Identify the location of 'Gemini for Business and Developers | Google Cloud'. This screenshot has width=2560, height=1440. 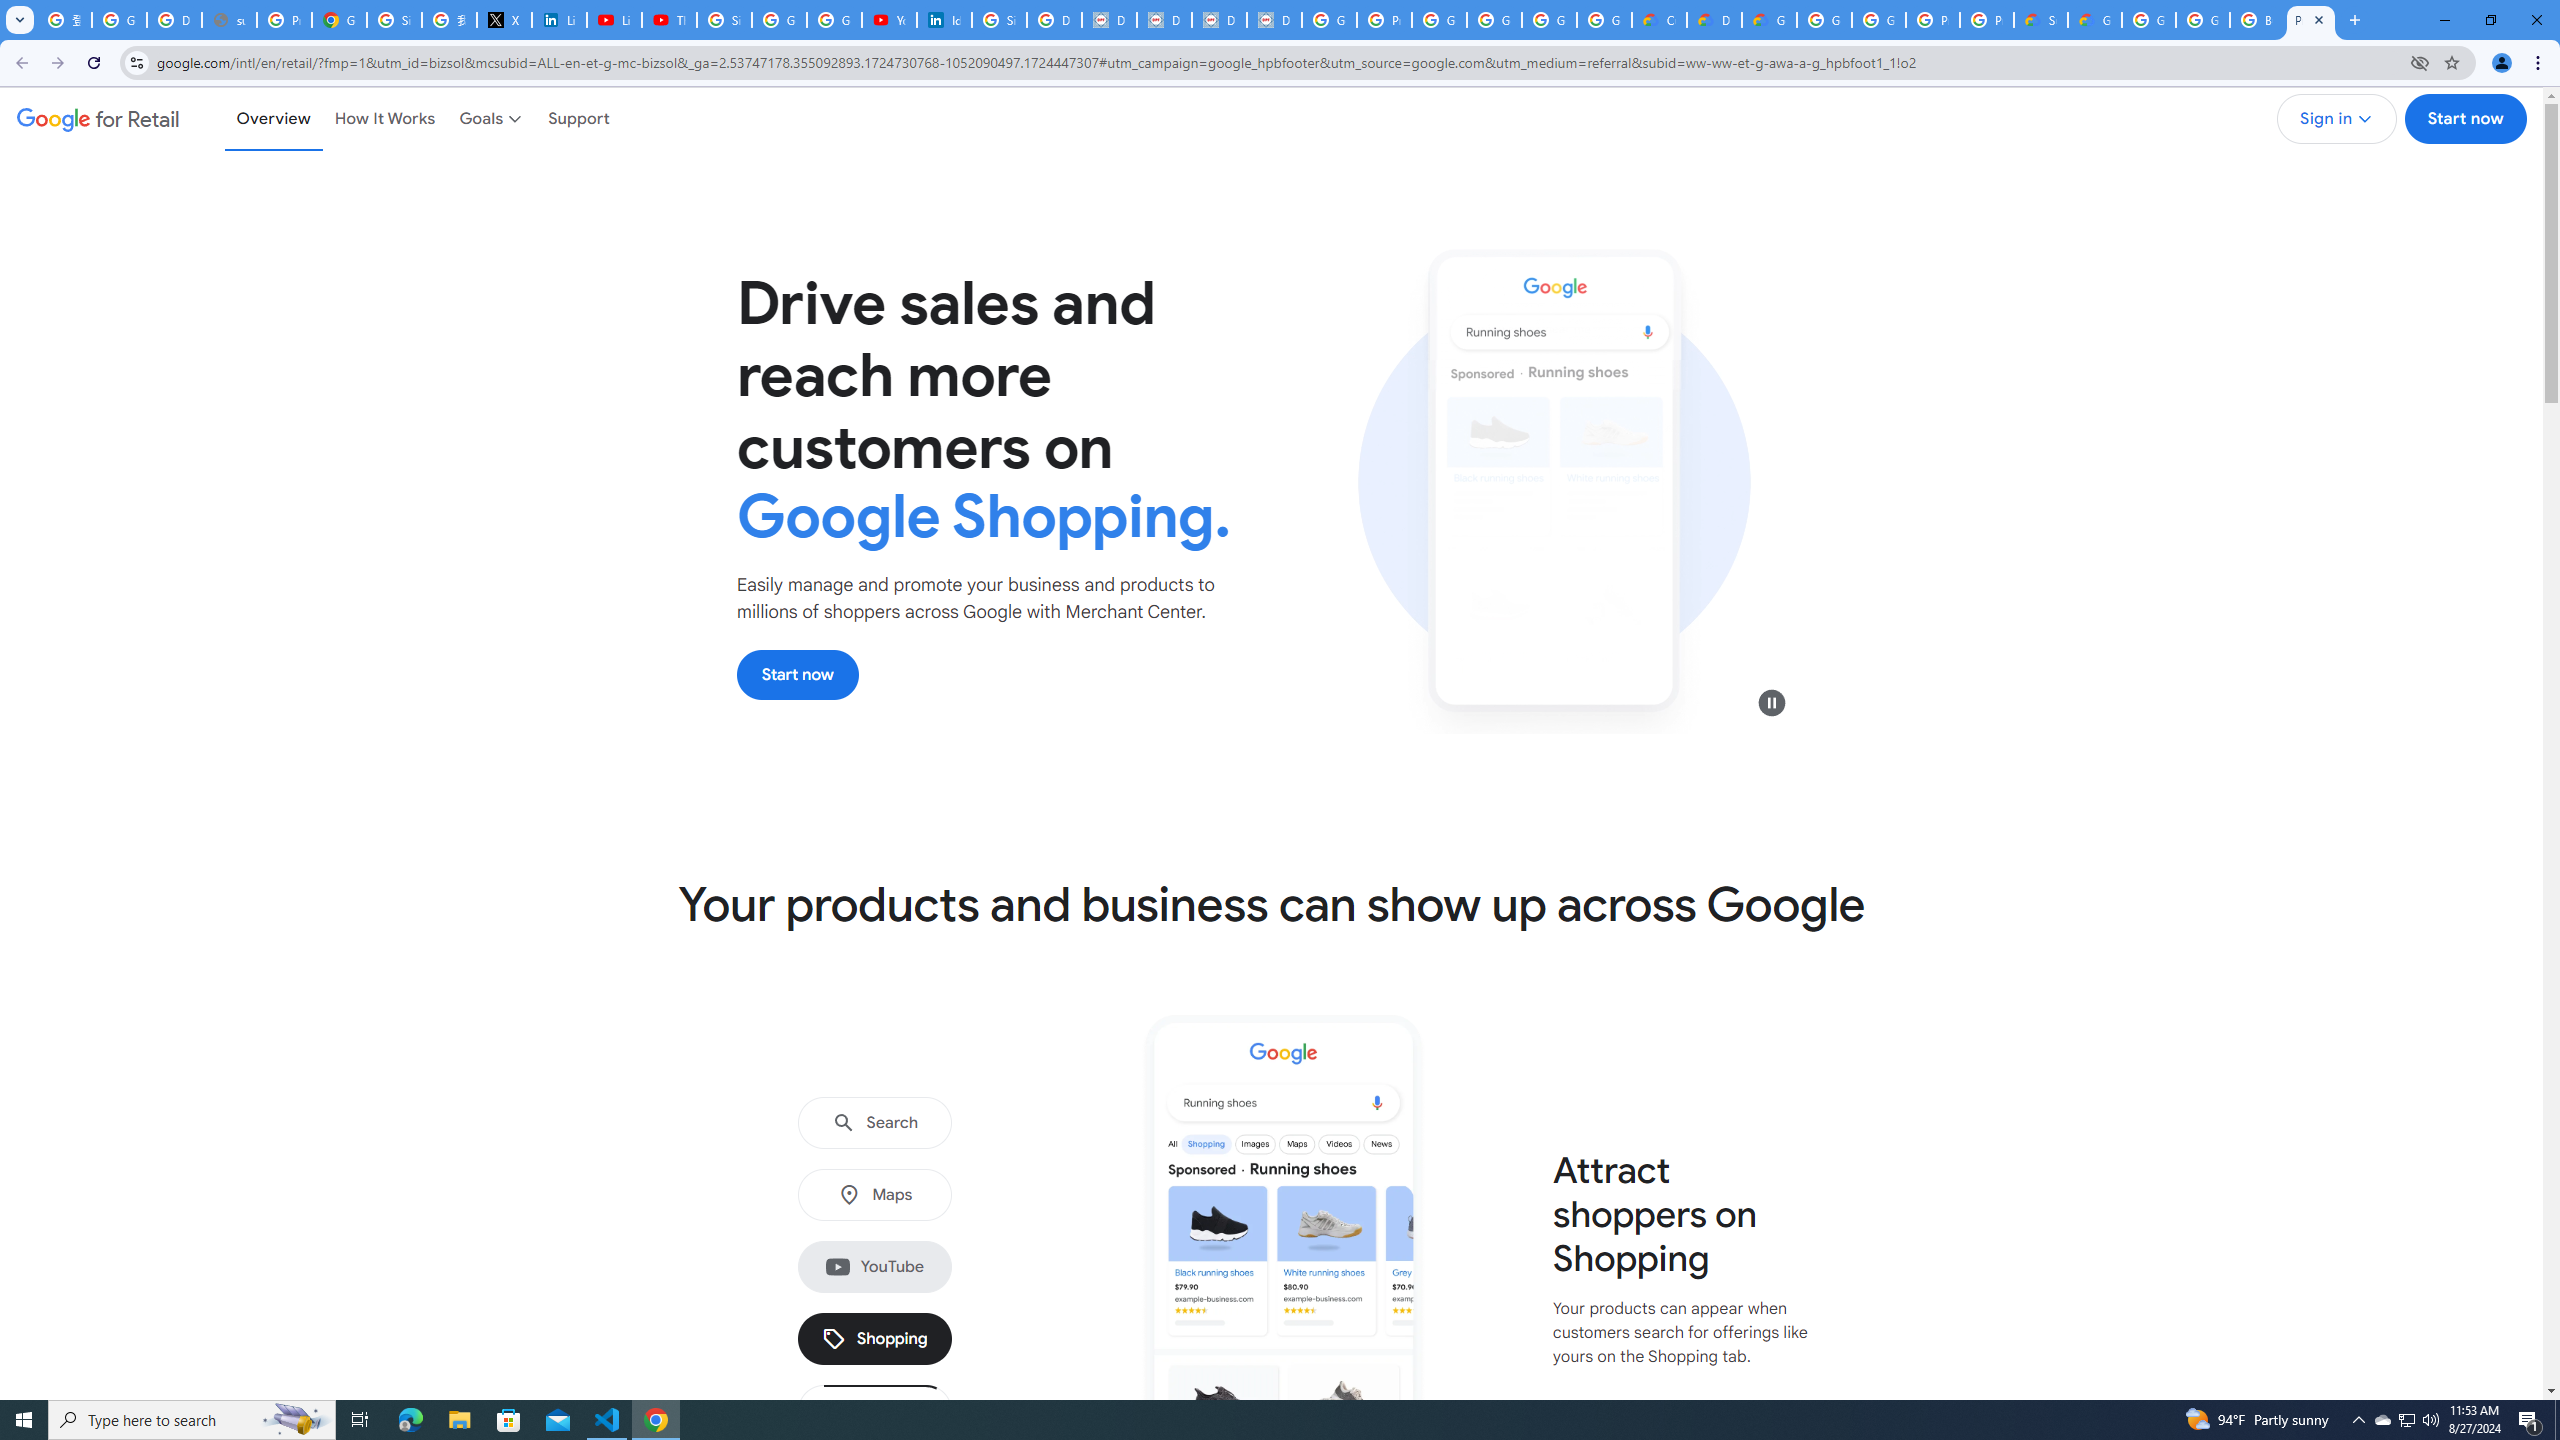
(1768, 19).